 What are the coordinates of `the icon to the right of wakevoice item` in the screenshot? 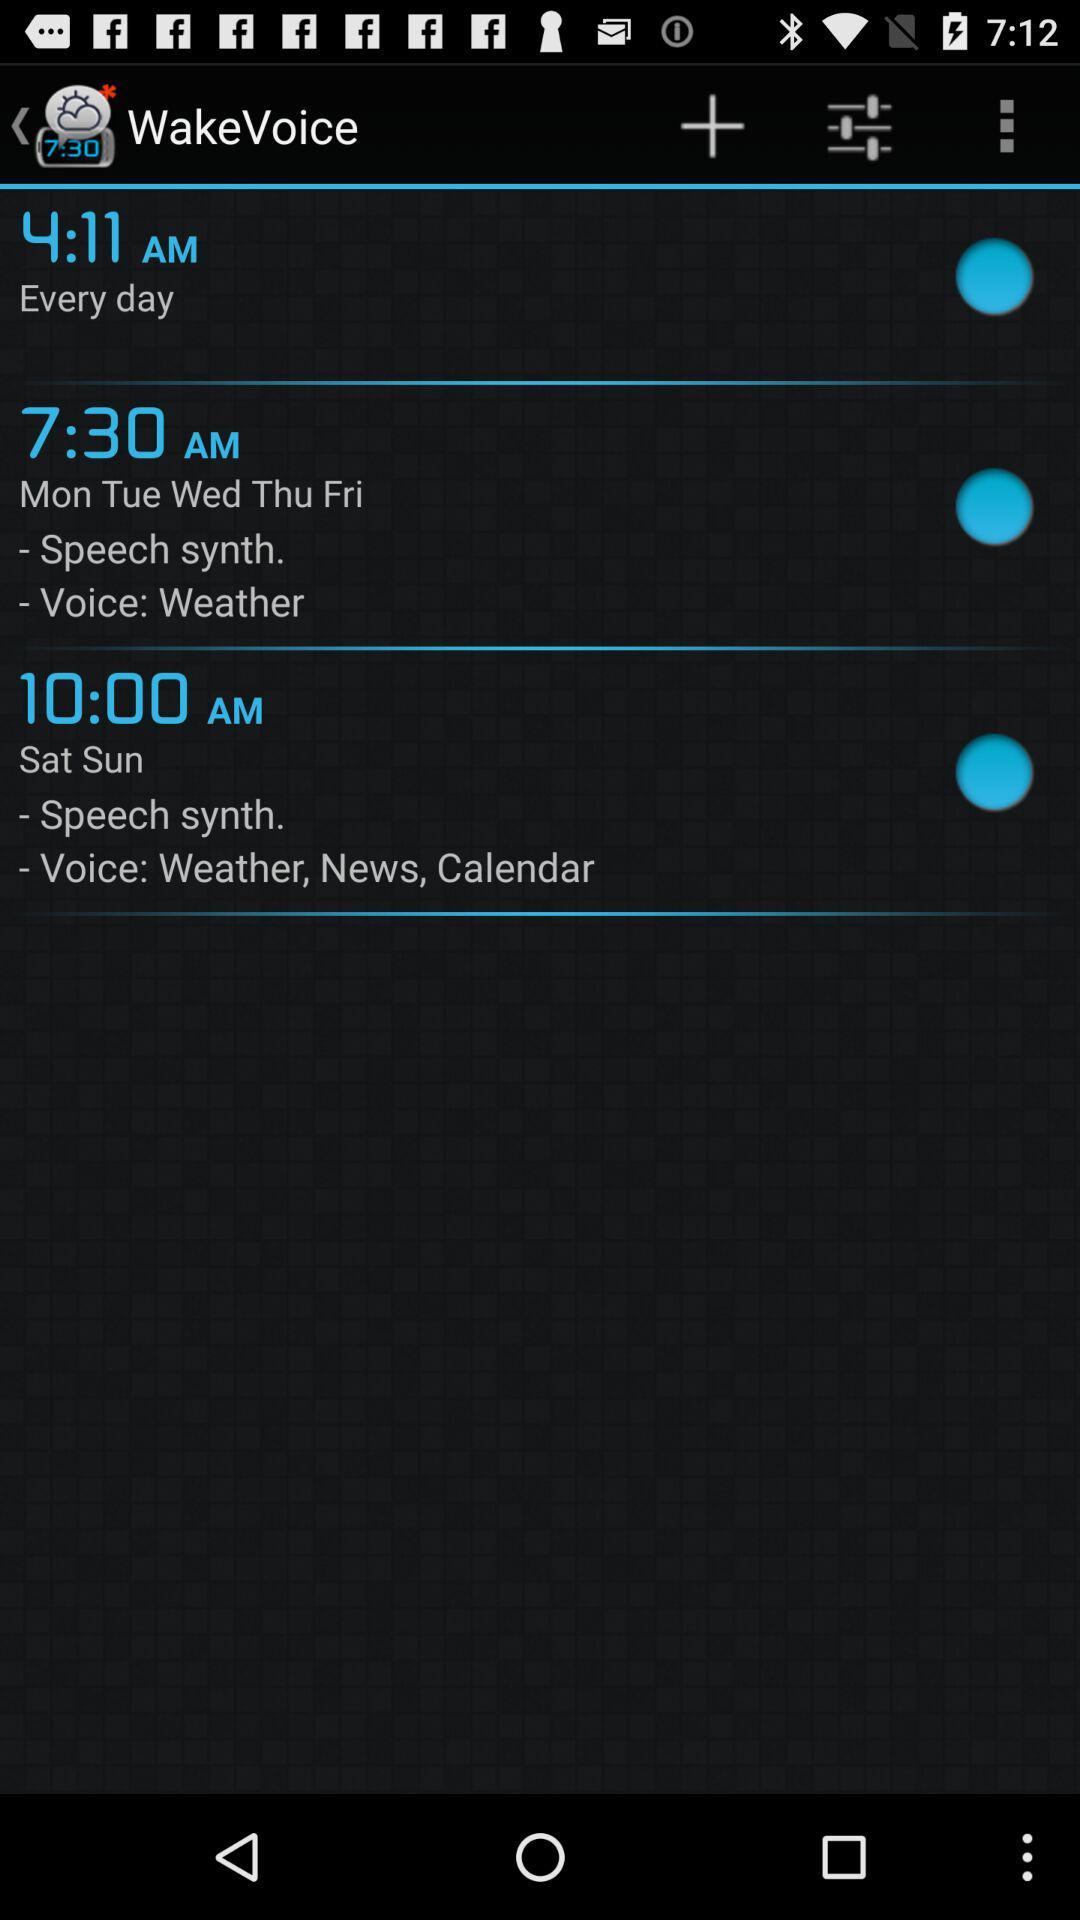 It's located at (711, 124).